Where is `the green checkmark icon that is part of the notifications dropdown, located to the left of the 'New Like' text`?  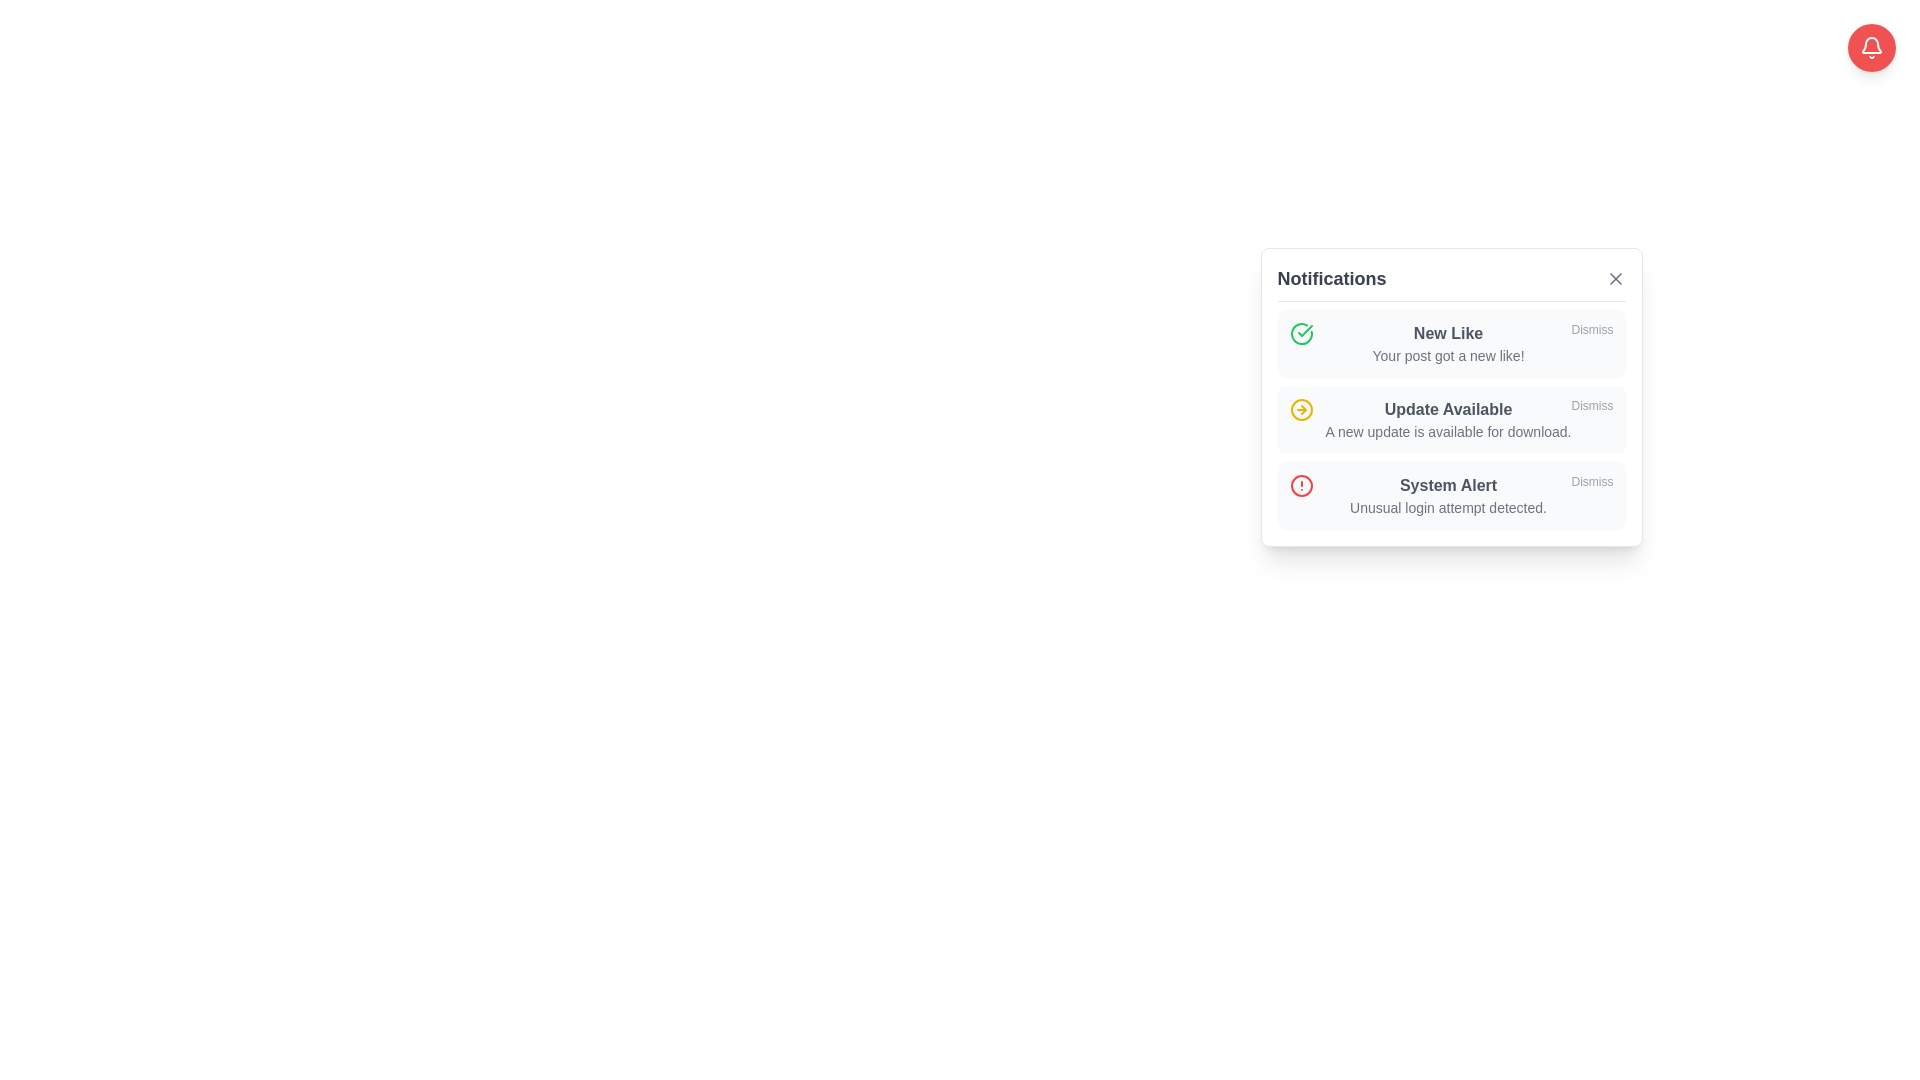 the green checkmark icon that is part of the notifications dropdown, located to the left of the 'New Like' text is located at coordinates (1305, 330).